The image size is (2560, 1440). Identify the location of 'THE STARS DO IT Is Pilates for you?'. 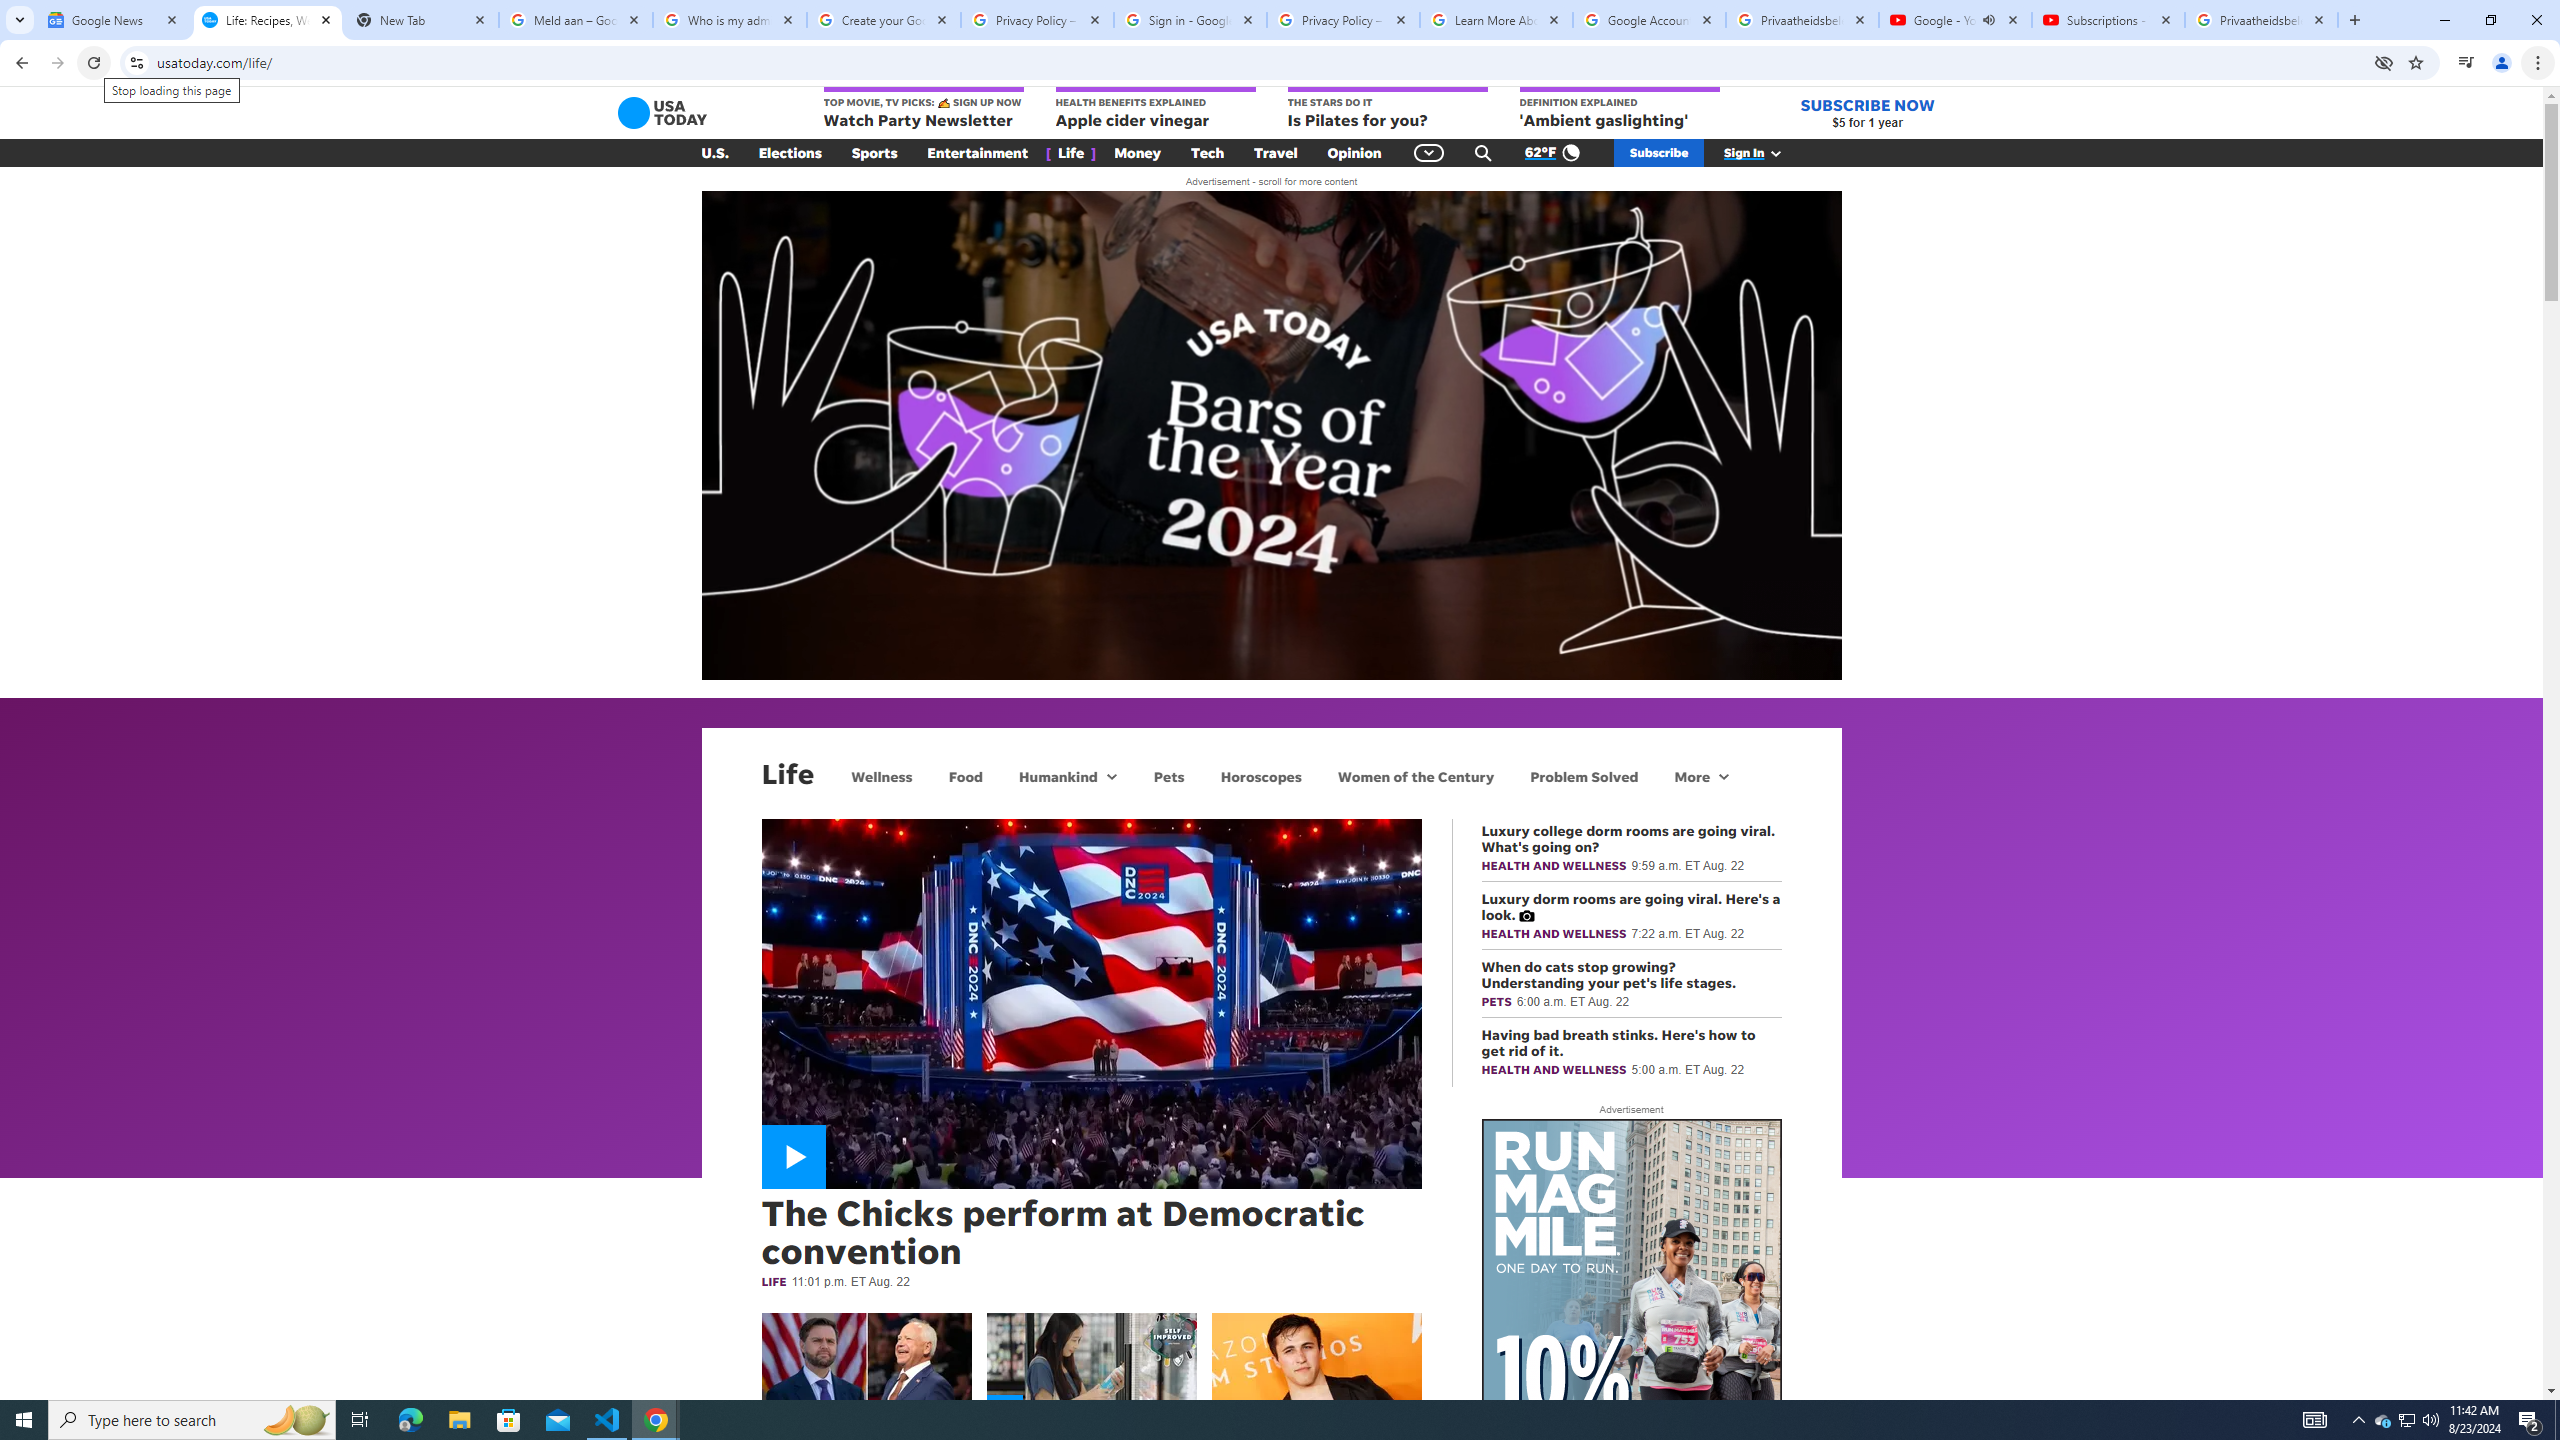
(1386, 108).